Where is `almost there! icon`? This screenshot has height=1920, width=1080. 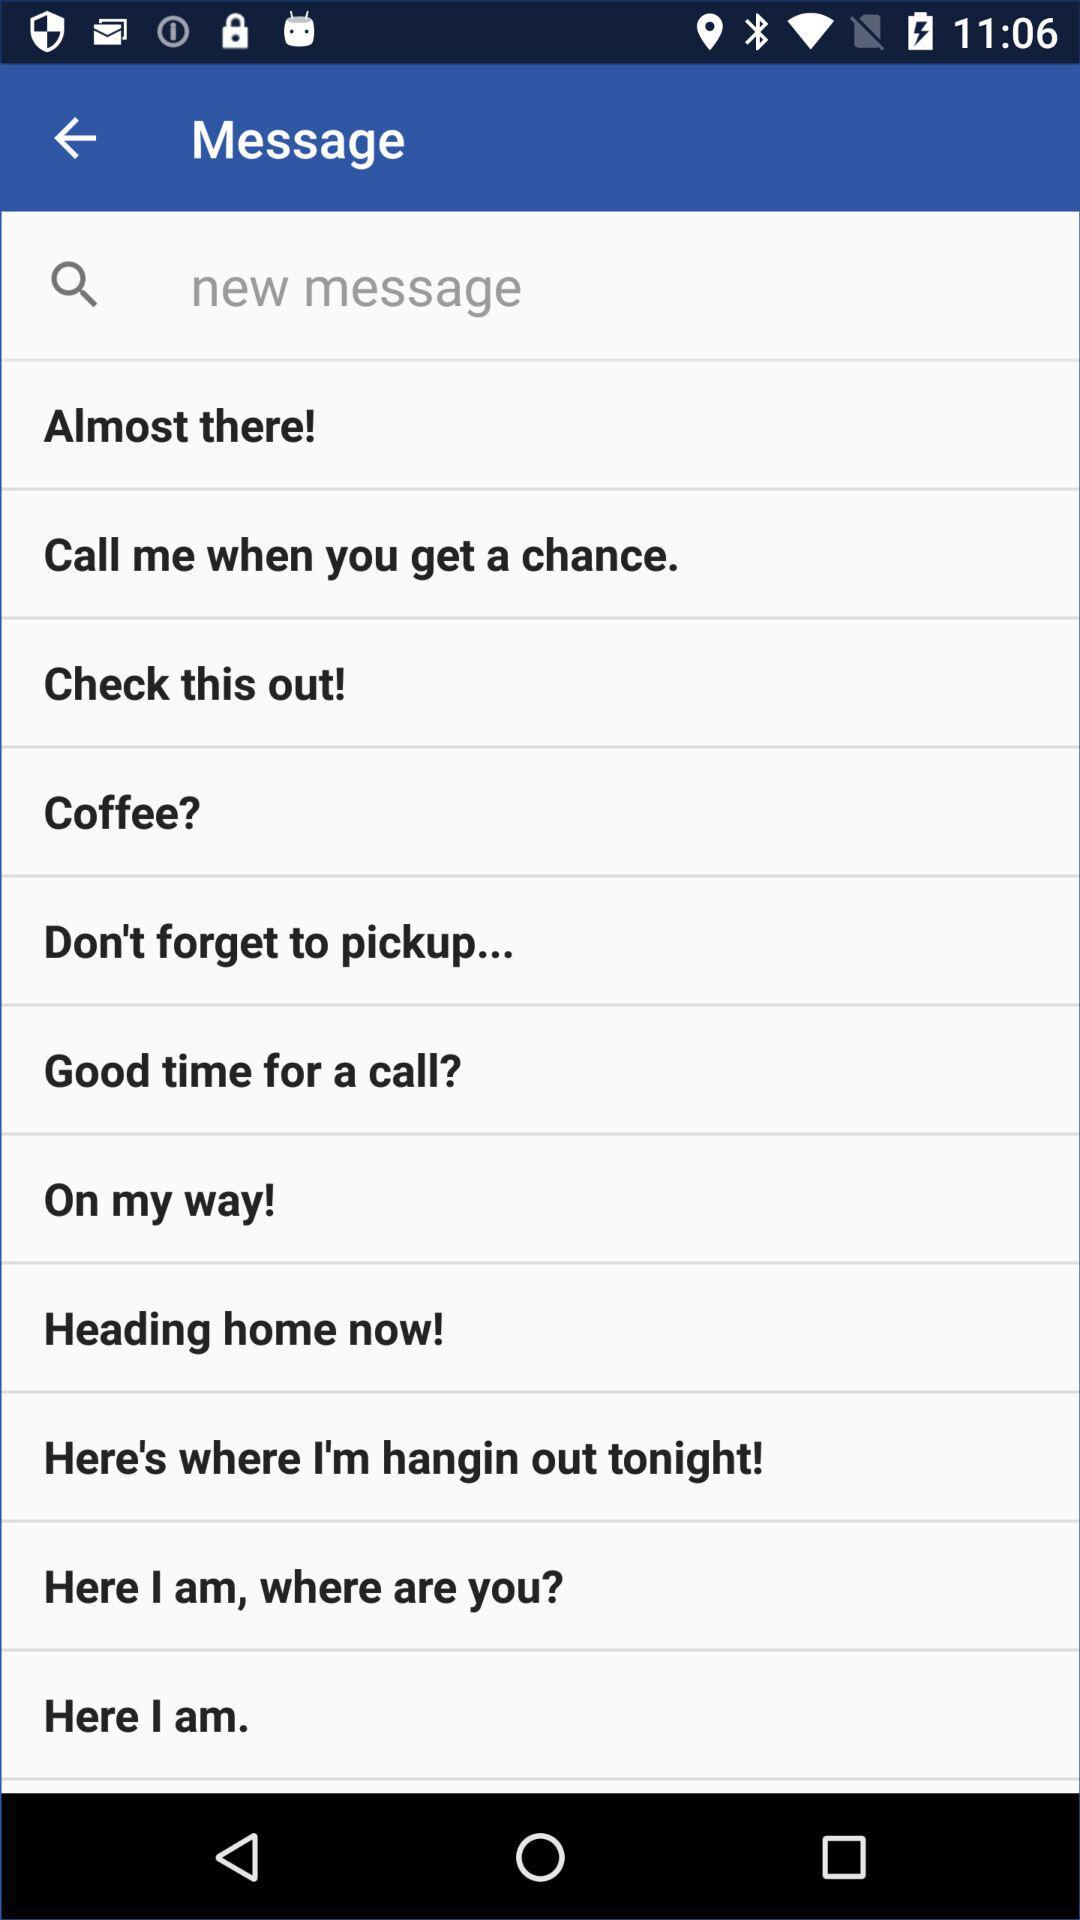
almost there! icon is located at coordinates (540, 423).